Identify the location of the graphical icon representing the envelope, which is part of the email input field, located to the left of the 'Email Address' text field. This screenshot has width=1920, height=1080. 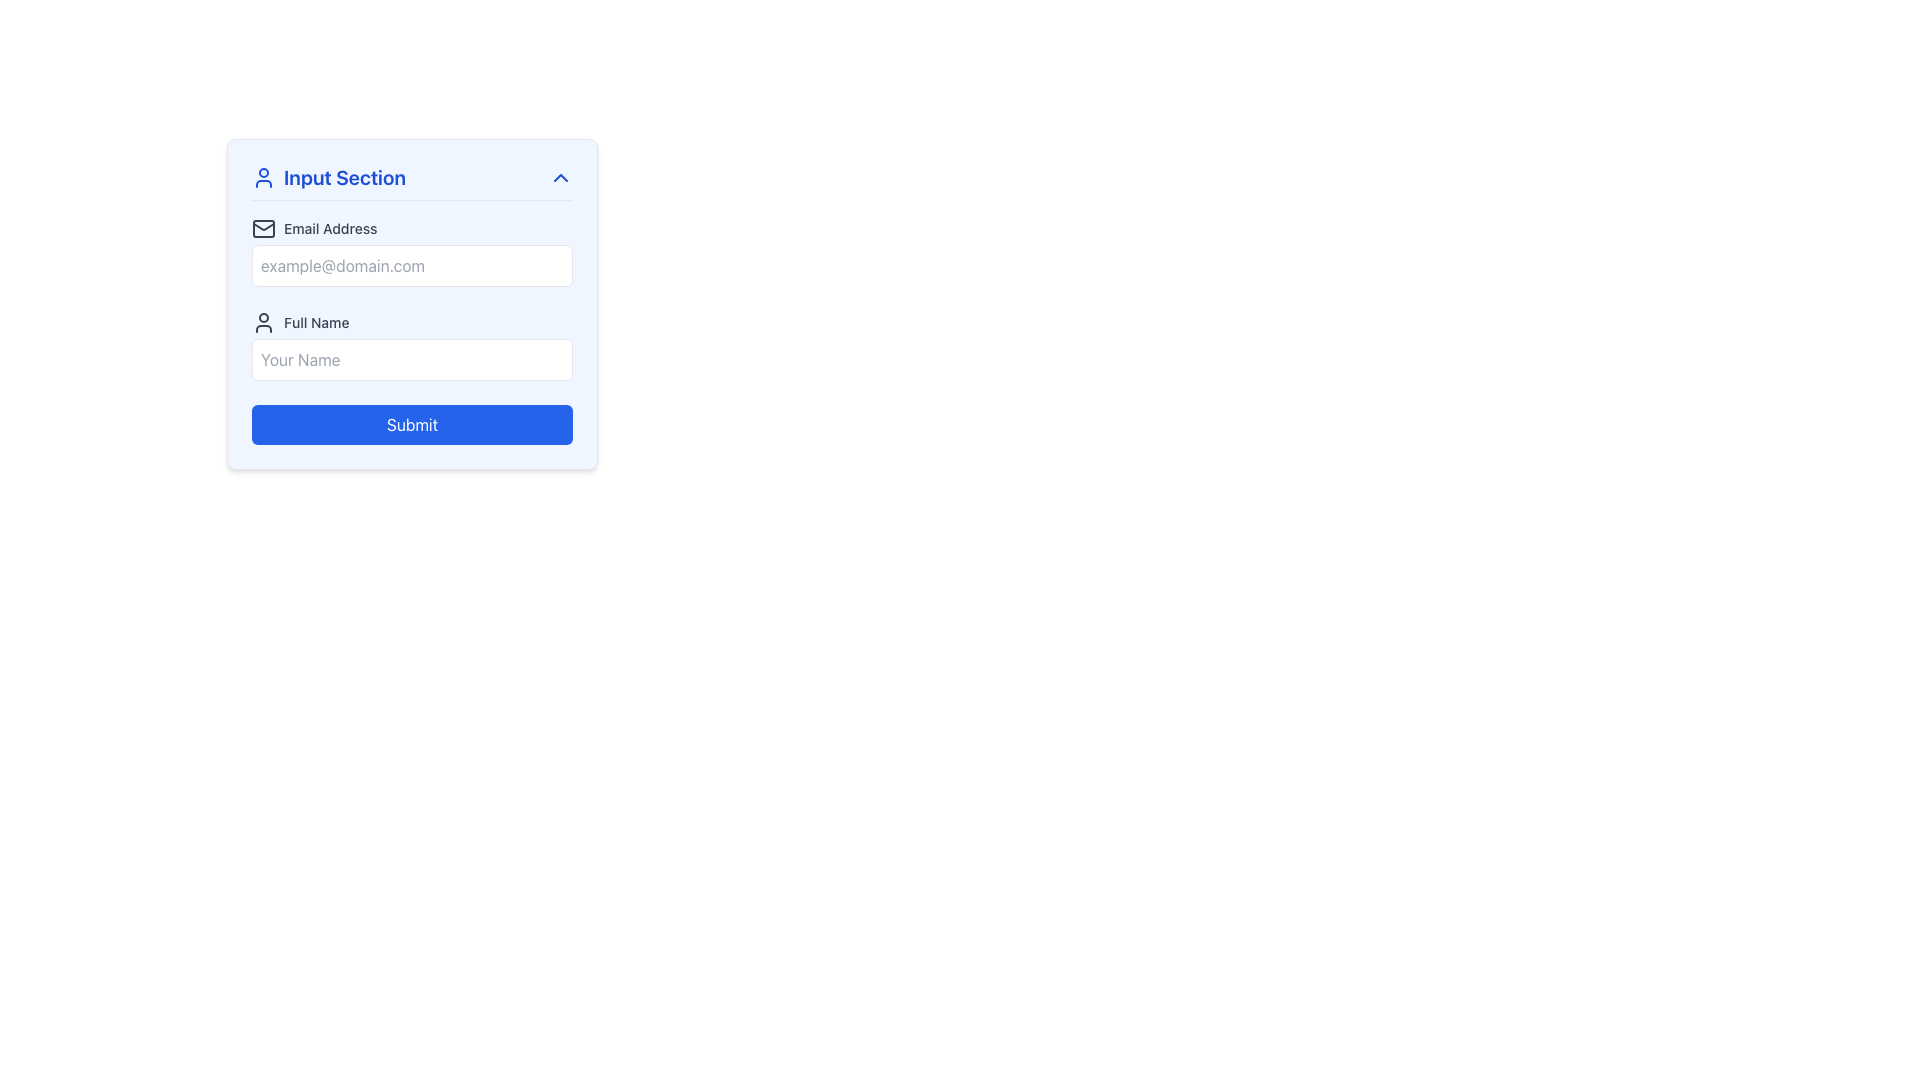
(263, 227).